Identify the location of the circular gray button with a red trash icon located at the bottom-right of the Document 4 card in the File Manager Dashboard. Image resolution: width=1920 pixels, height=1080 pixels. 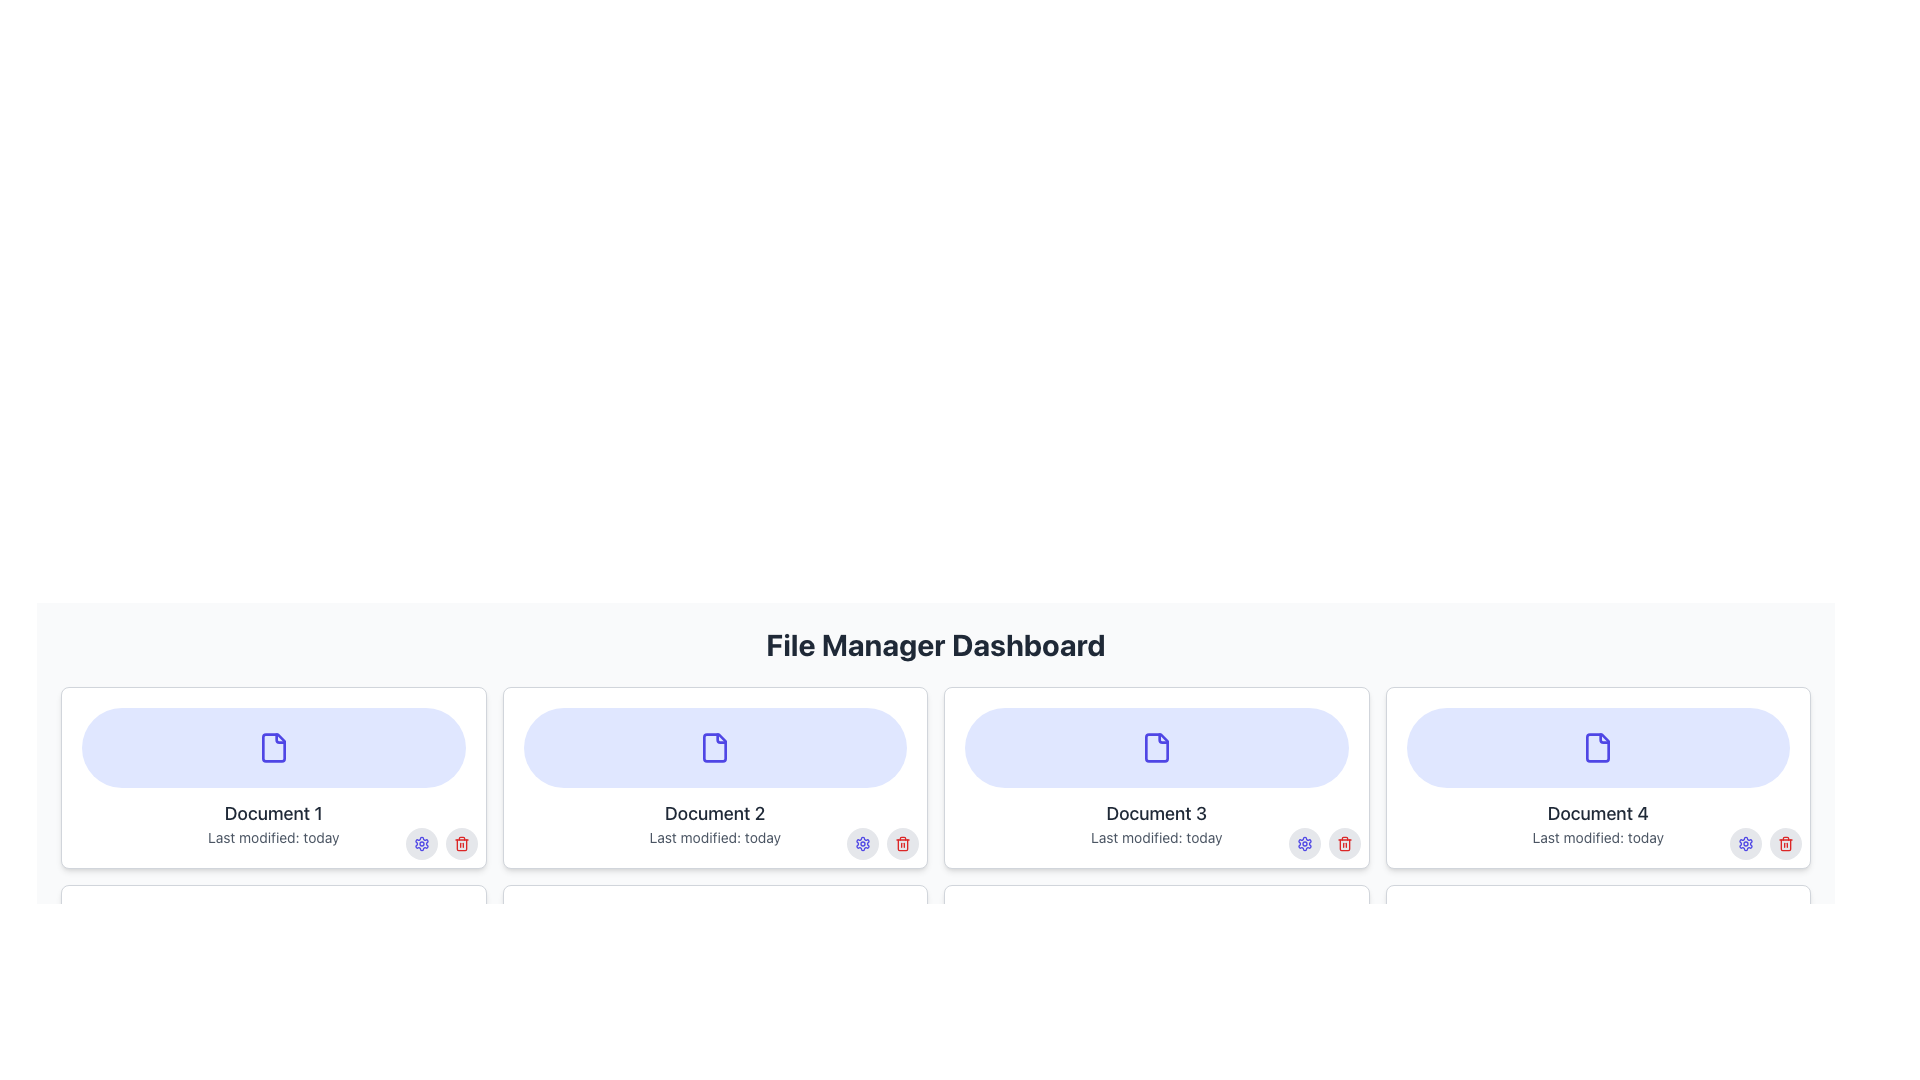
(1344, 1040).